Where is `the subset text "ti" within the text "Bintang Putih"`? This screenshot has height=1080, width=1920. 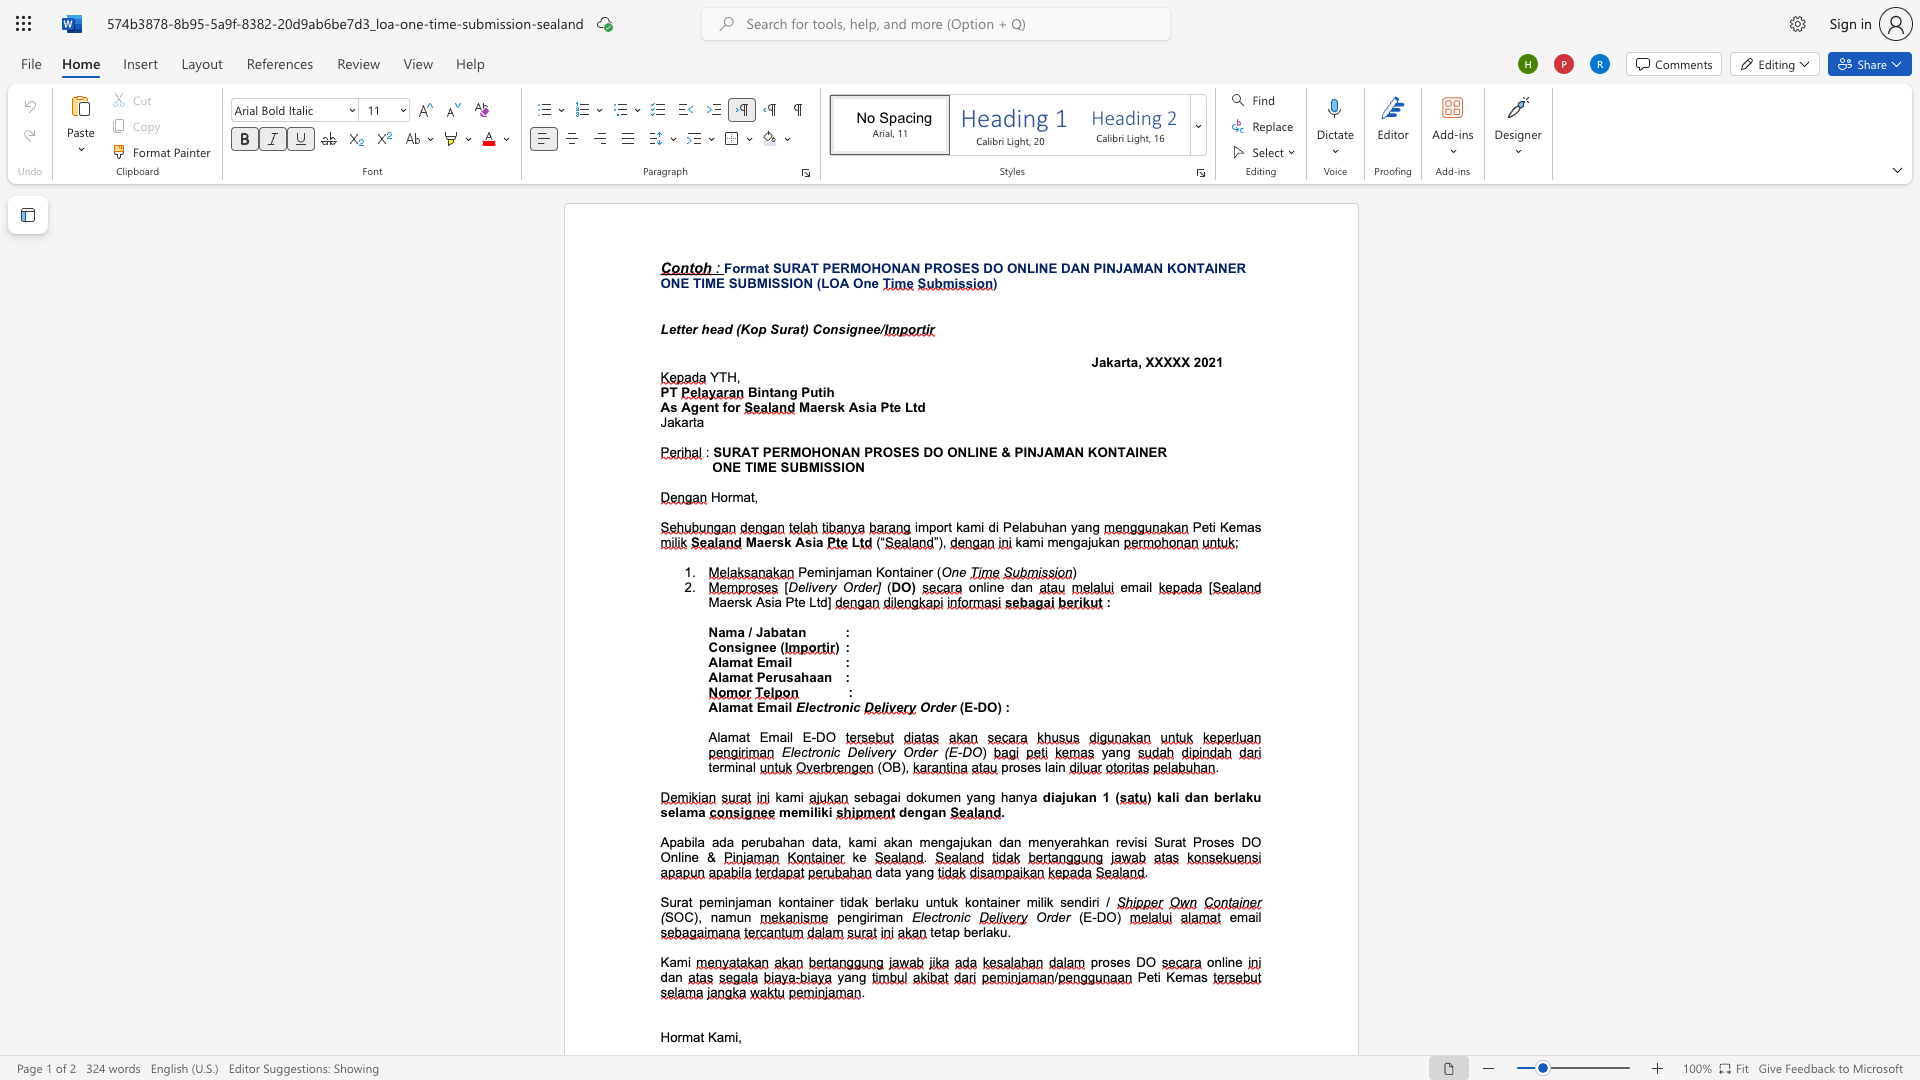
the subset text "ti" within the text "Bintang Putih" is located at coordinates (818, 392).